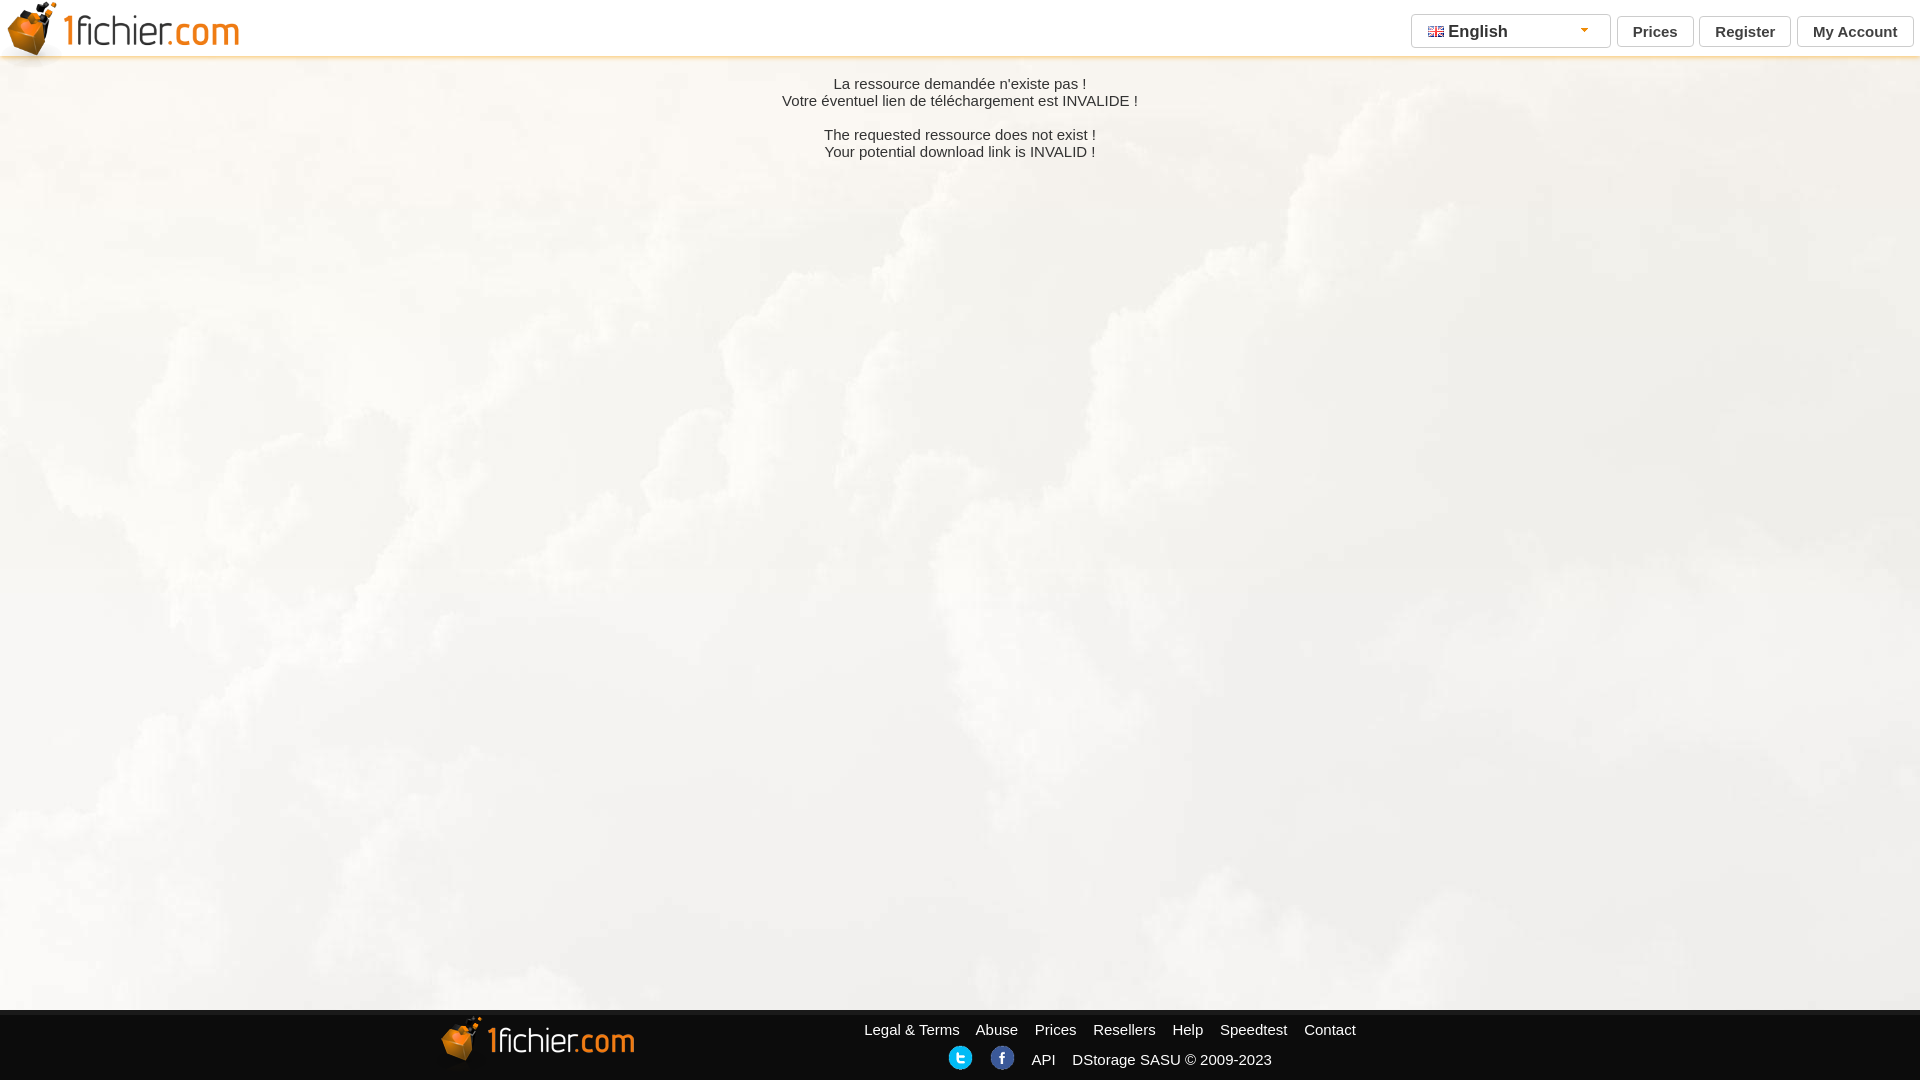 This screenshot has width=1920, height=1080. What do you see at coordinates (1744, 31) in the screenshot?
I see `'Register'` at bounding box center [1744, 31].